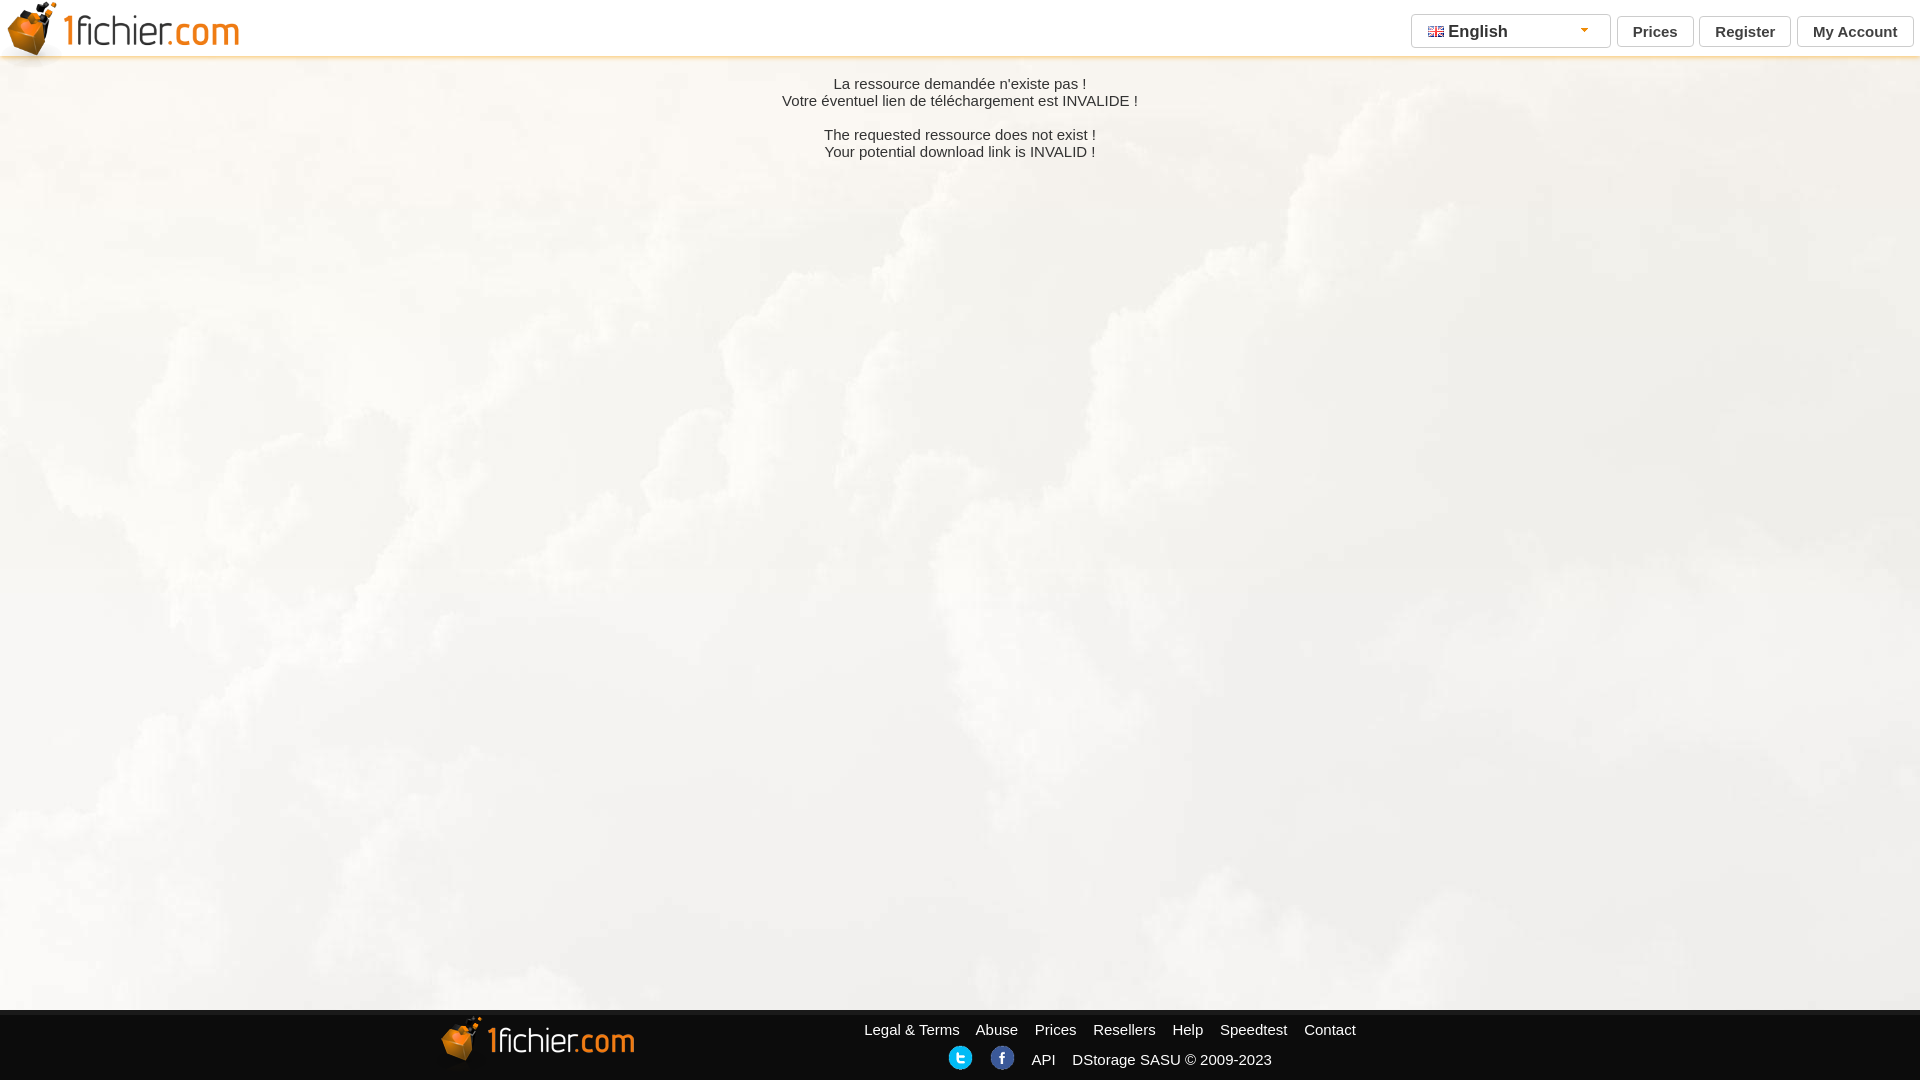 This screenshot has width=1920, height=1080. What do you see at coordinates (1744, 31) in the screenshot?
I see `'Register'` at bounding box center [1744, 31].